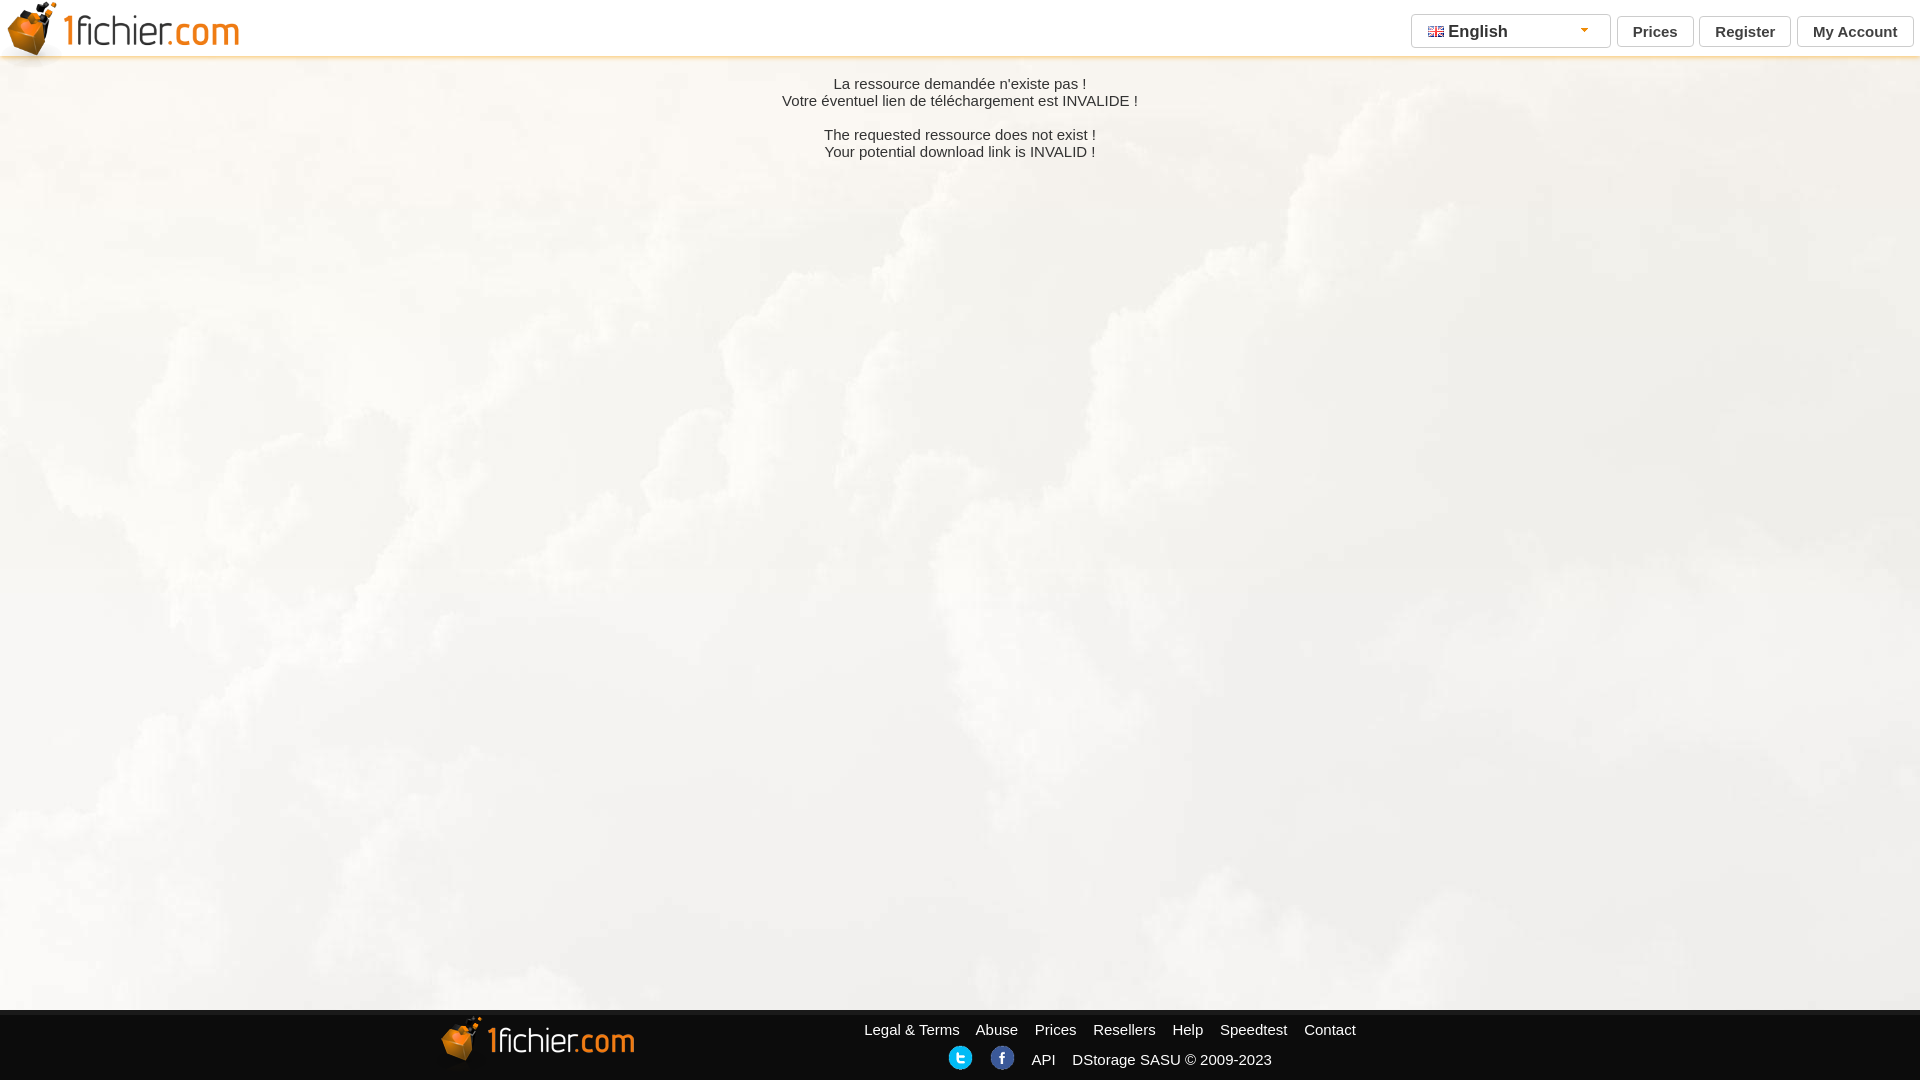 This screenshot has width=1920, height=1080. What do you see at coordinates (1744, 31) in the screenshot?
I see `'Register'` at bounding box center [1744, 31].